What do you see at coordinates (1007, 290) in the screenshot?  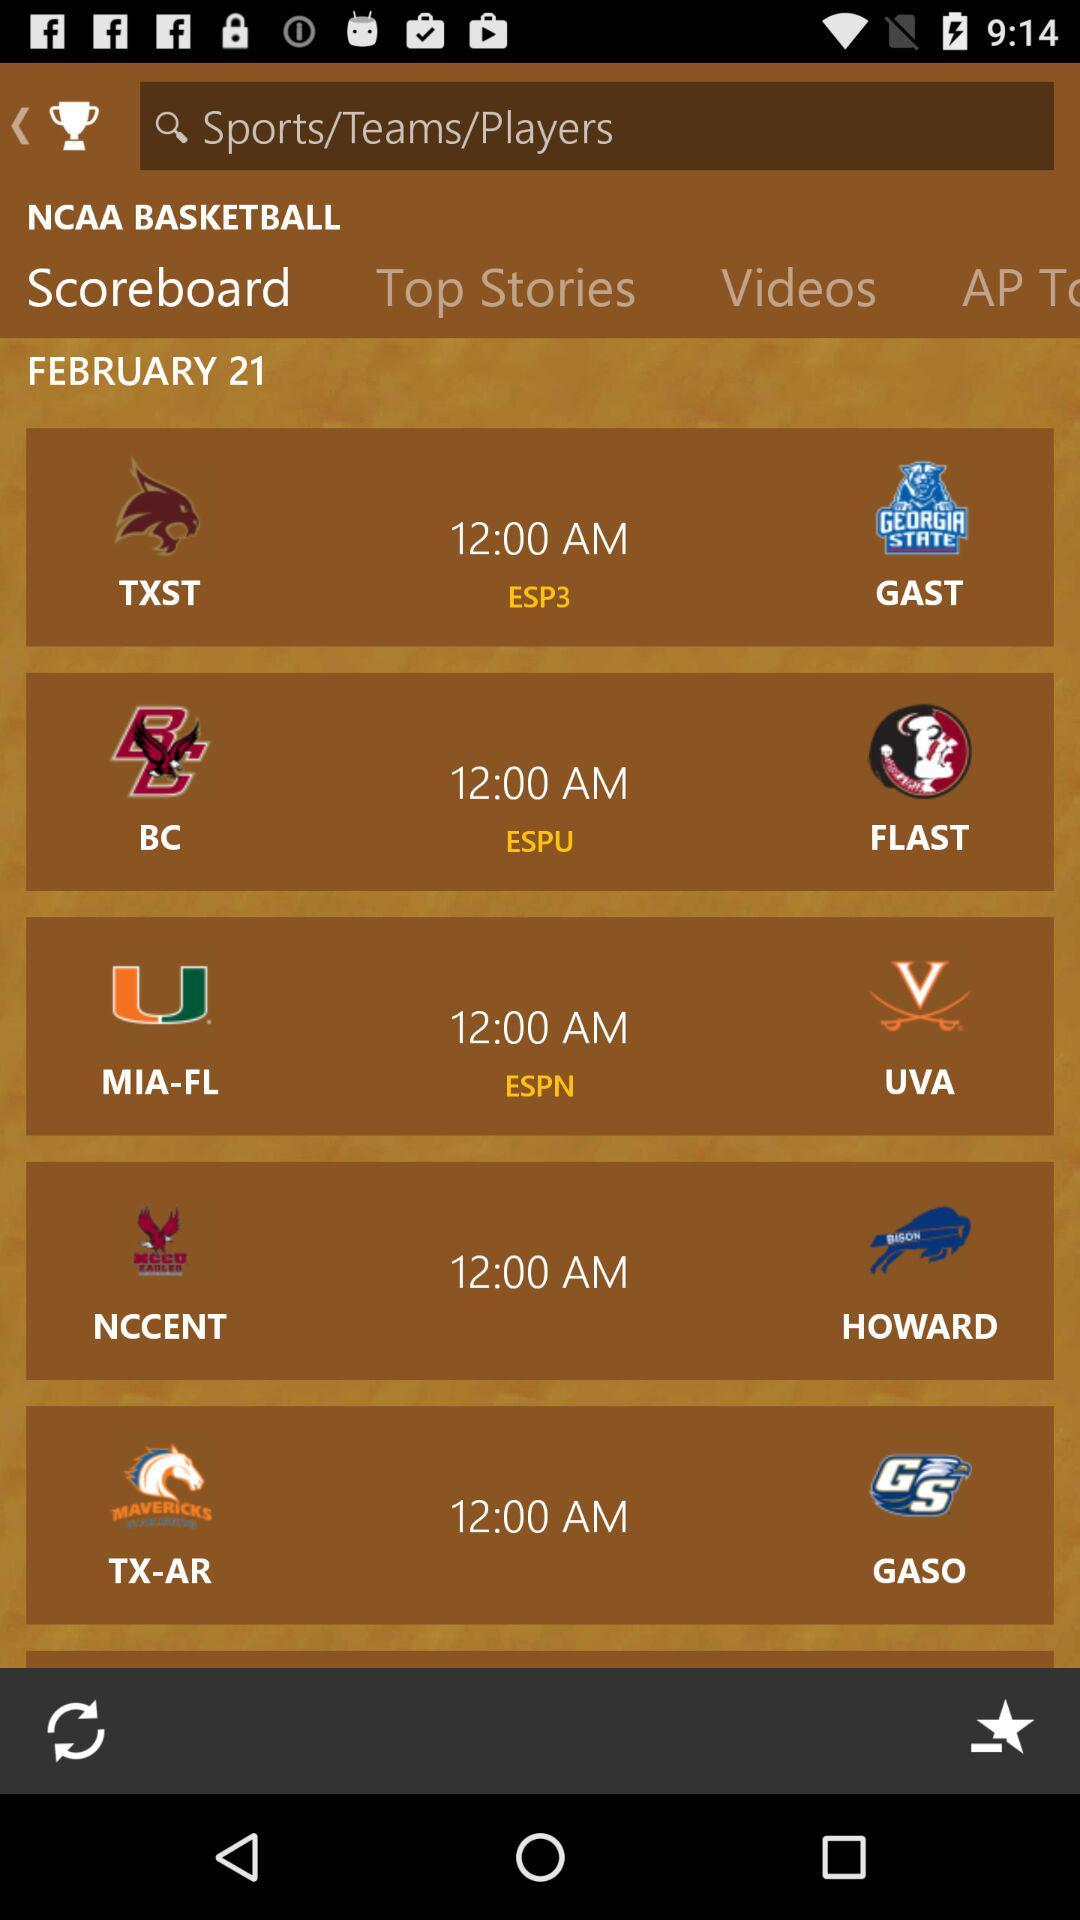 I see `the item below the ncaa basketball item` at bounding box center [1007, 290].